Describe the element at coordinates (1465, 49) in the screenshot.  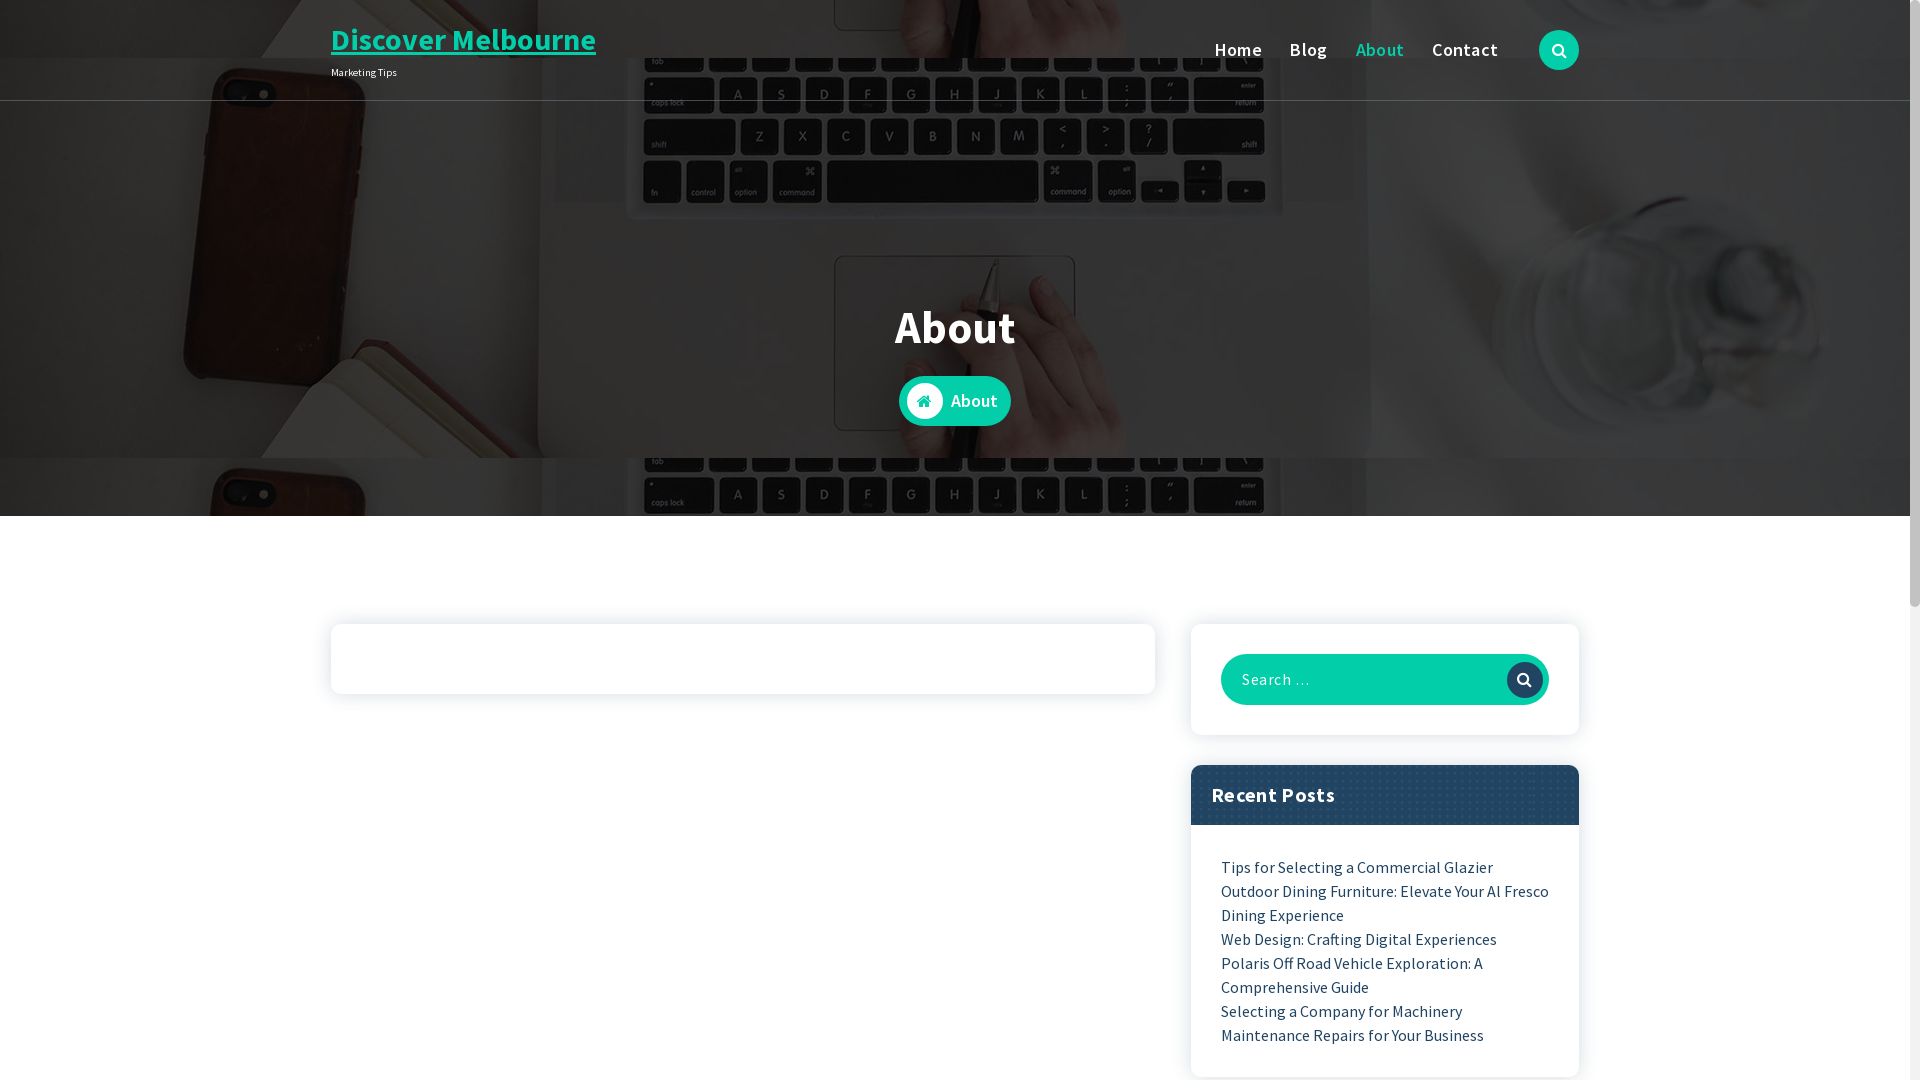
I see `'Contact'` at that location.